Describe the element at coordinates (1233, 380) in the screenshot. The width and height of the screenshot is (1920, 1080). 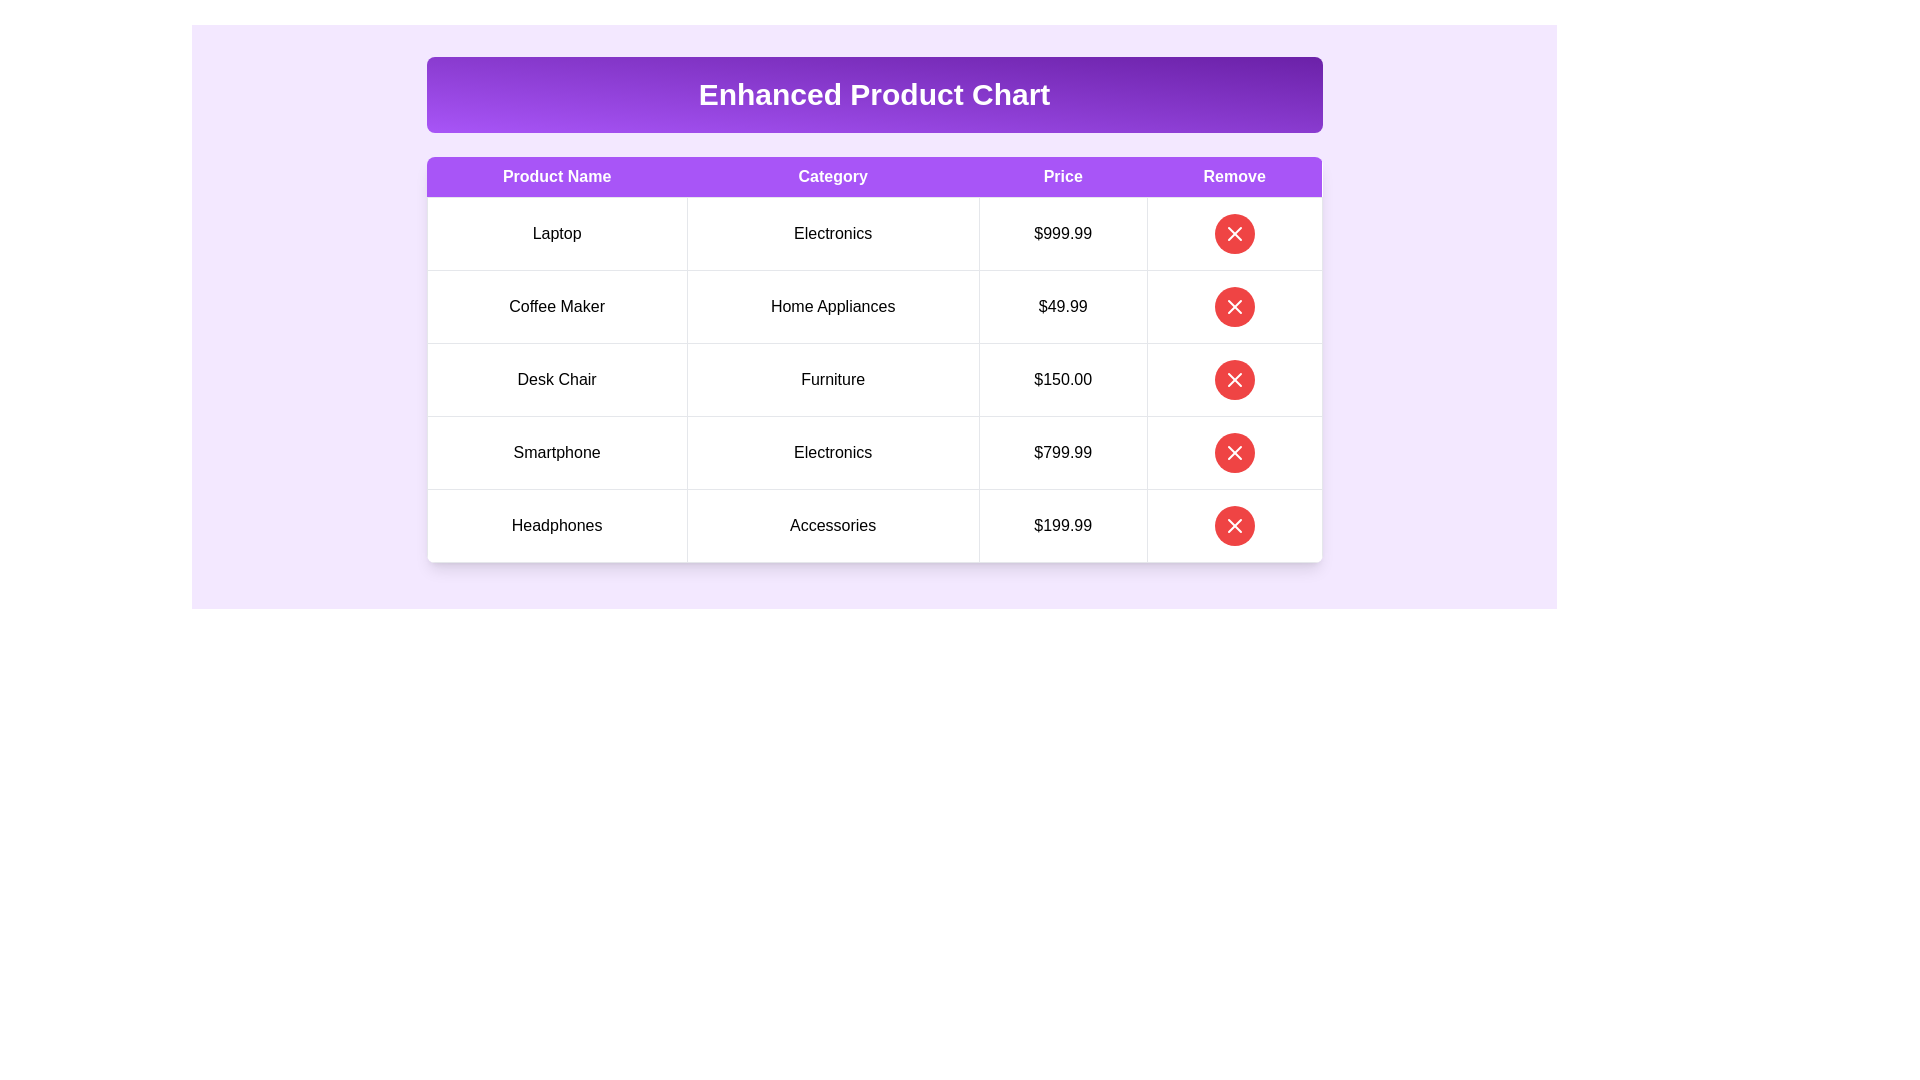
I see `the delete button for the 'Desk Chair' row in the table` at that location.